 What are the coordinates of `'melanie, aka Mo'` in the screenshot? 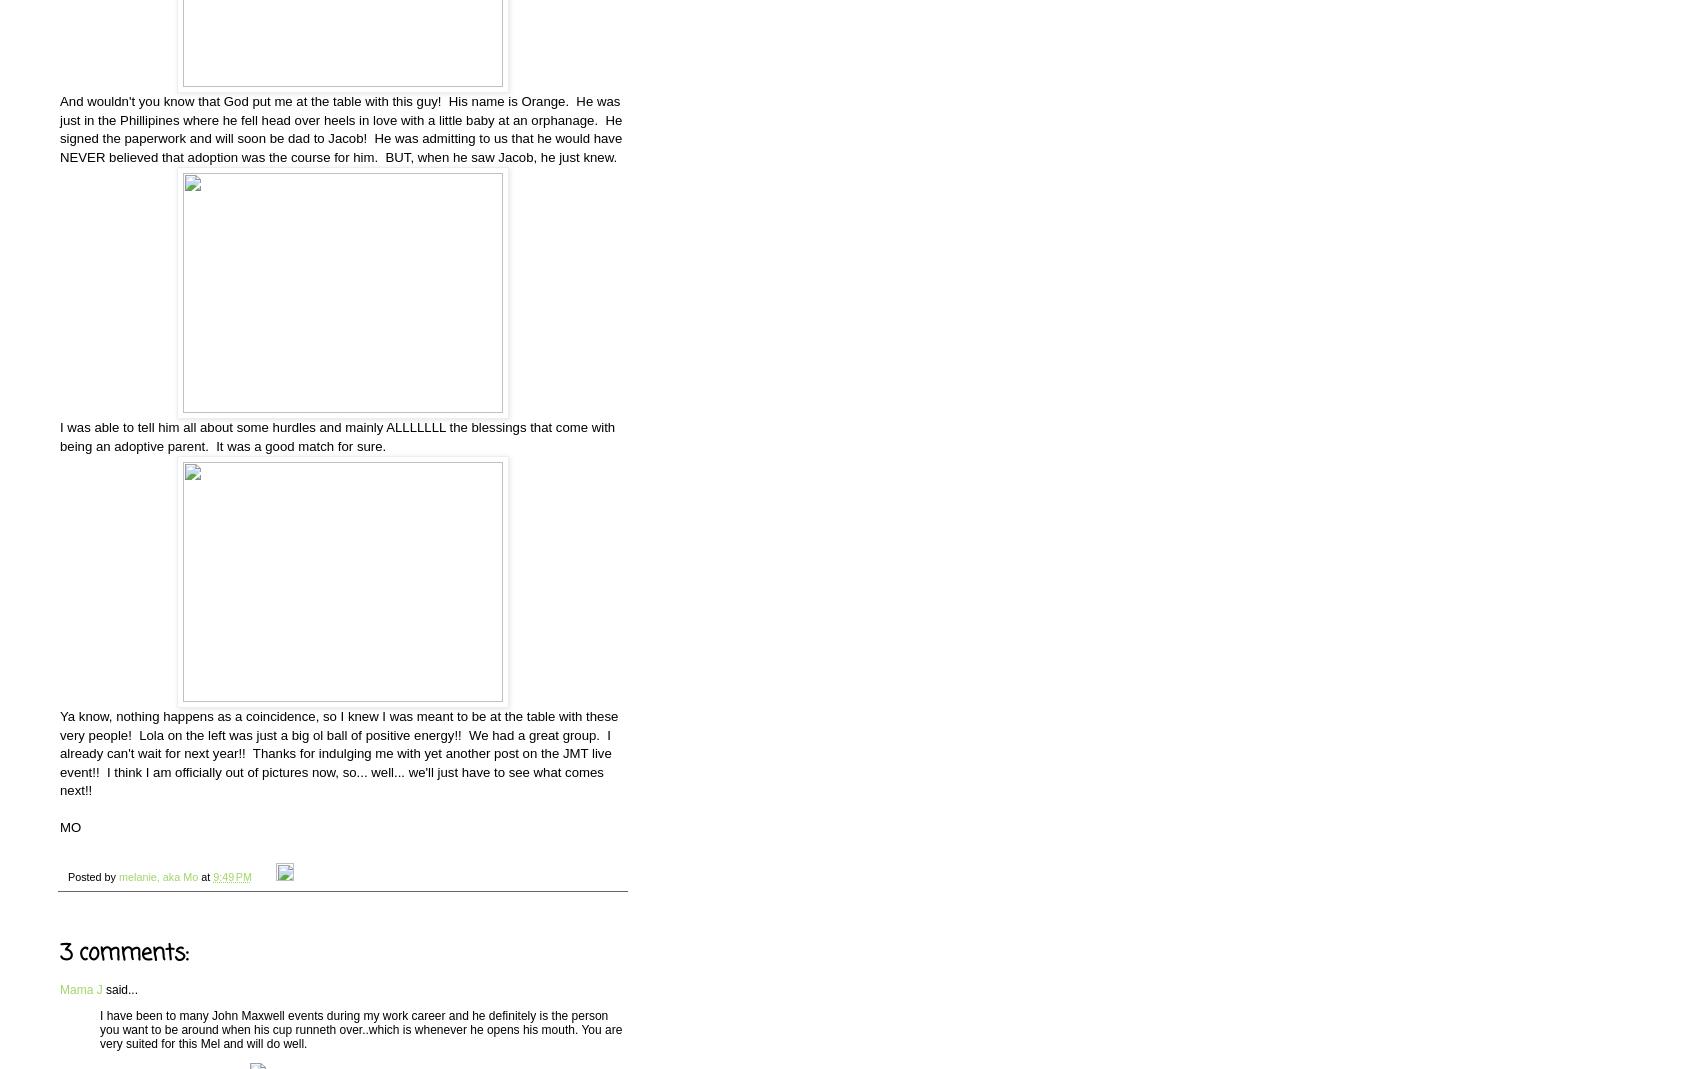 It's located at (157, 875).